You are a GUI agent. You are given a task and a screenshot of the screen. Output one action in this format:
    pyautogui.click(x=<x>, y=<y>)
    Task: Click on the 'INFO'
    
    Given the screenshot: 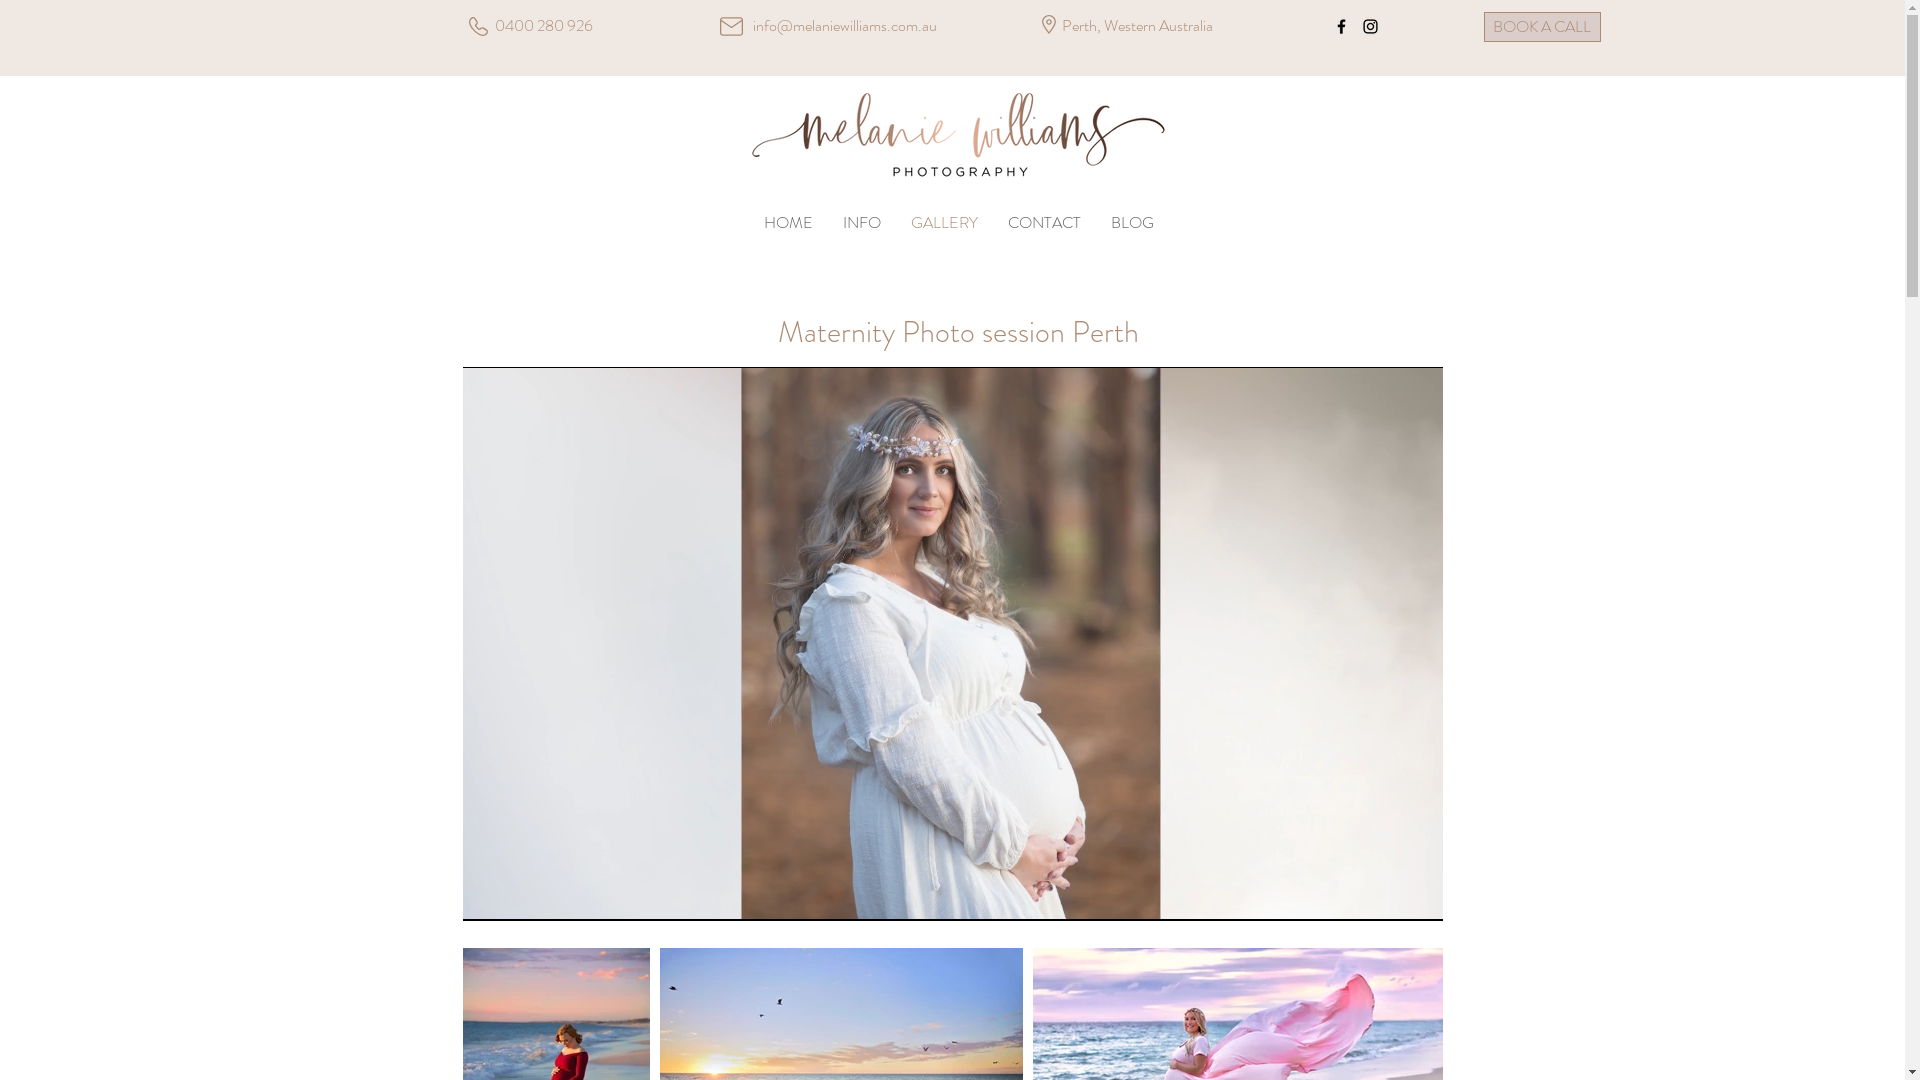 What is the action you would take?
    pyautogui.click(x=862, y=223)
    